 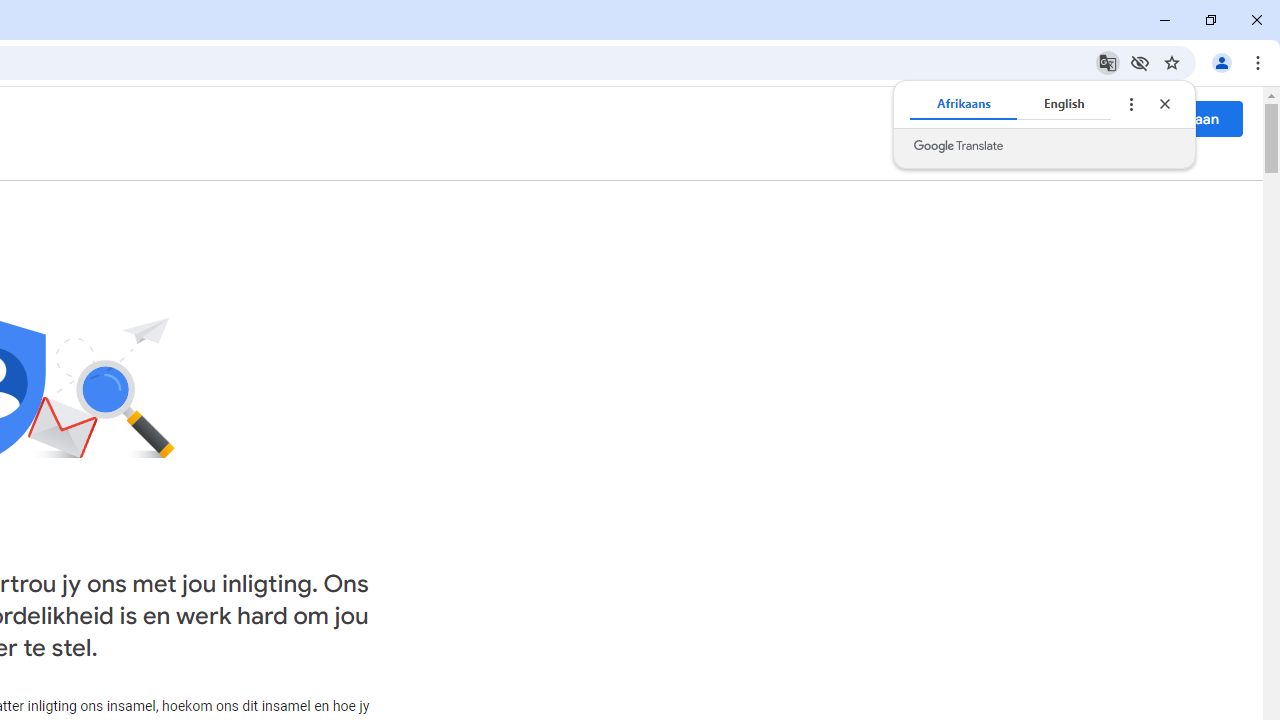 I want to click on 'Translate this page', so click(x=1106, y=61).